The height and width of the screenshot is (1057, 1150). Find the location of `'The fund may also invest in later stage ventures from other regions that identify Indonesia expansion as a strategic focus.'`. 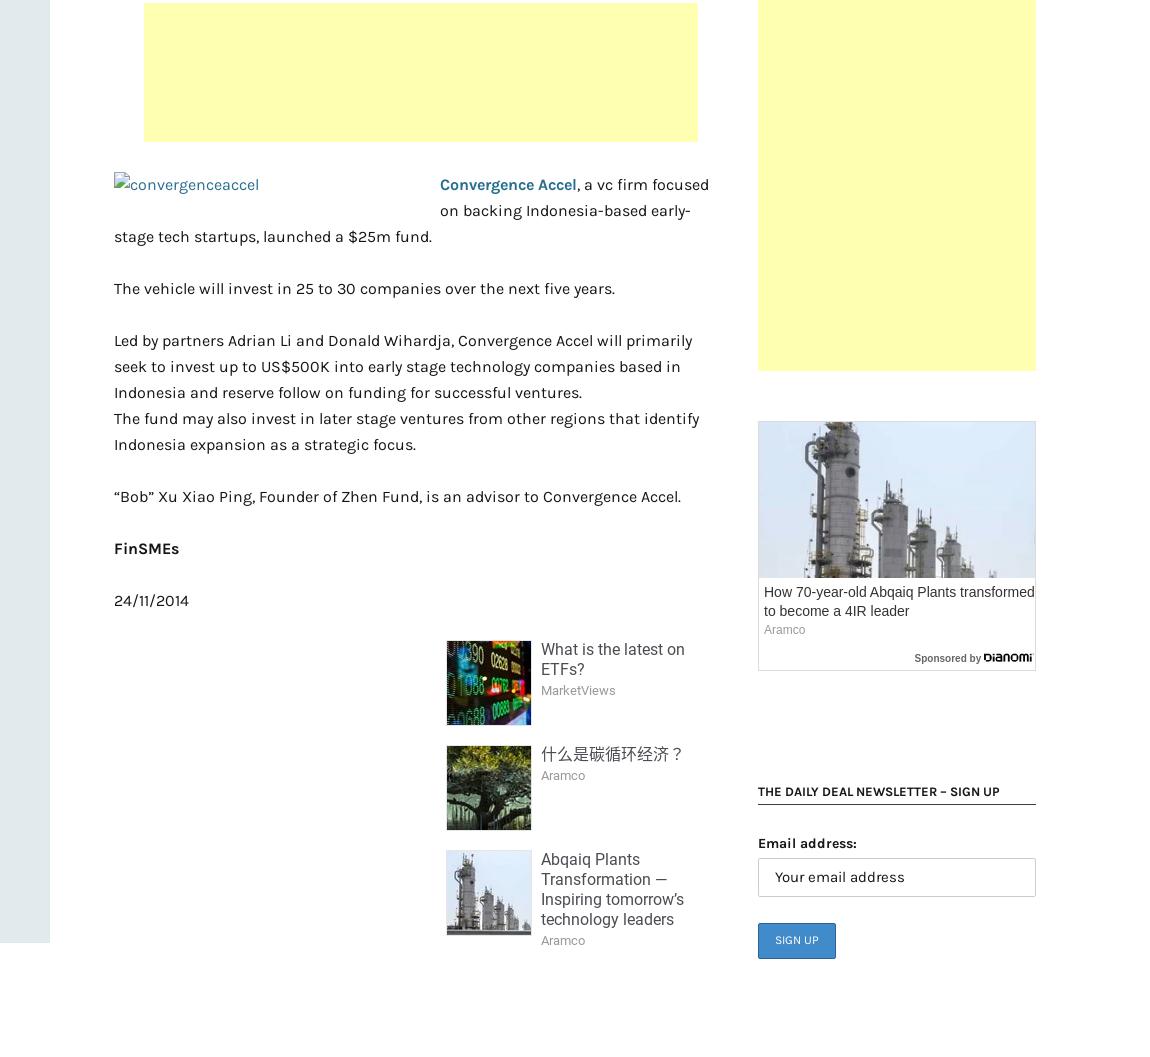

'The fund may also invest in later stage ventures from other regions that identify Indonesia expansion as a strategic focus.' is located at coordinates (406, 430).